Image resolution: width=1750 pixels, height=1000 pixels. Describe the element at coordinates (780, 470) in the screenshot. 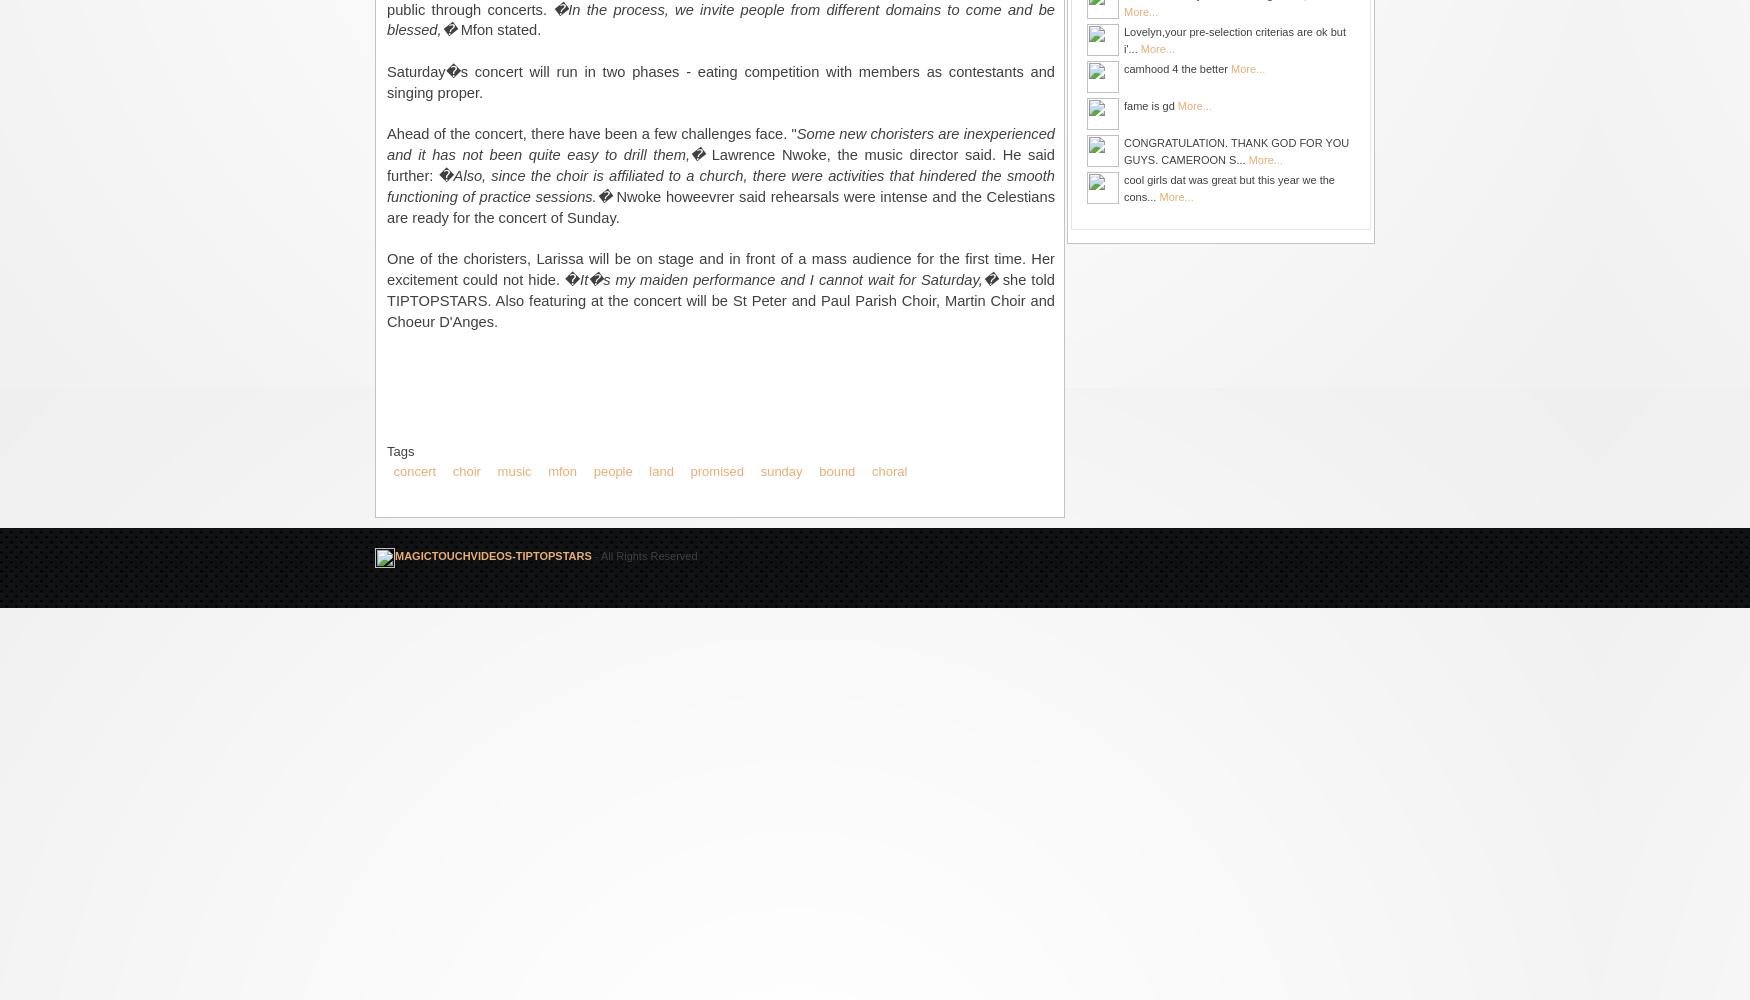

I see `'sunday'` at that location.